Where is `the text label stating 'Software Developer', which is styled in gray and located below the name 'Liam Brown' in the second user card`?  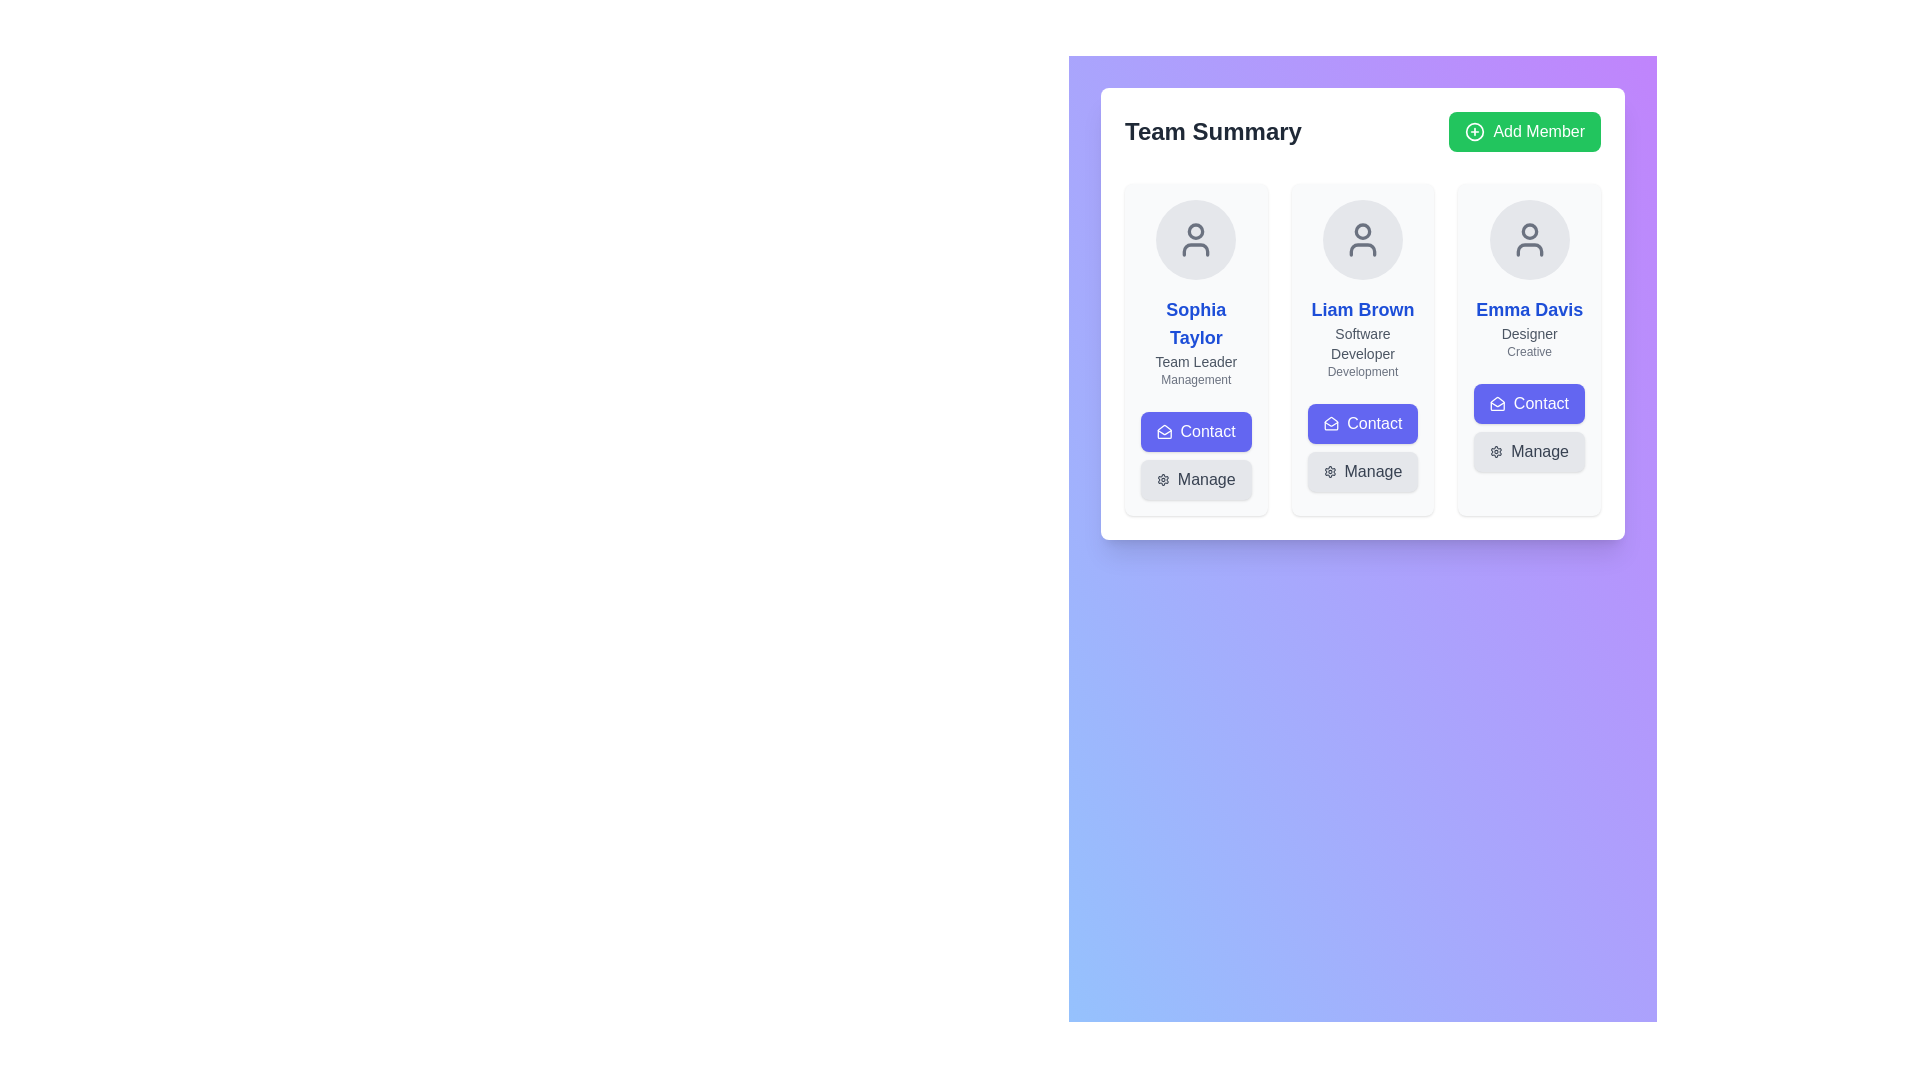 the text label stating 'Software Developer', which is styled in gray and located below the name 'Liam Brown' in the second user card is located at coordinates (1362, 342).